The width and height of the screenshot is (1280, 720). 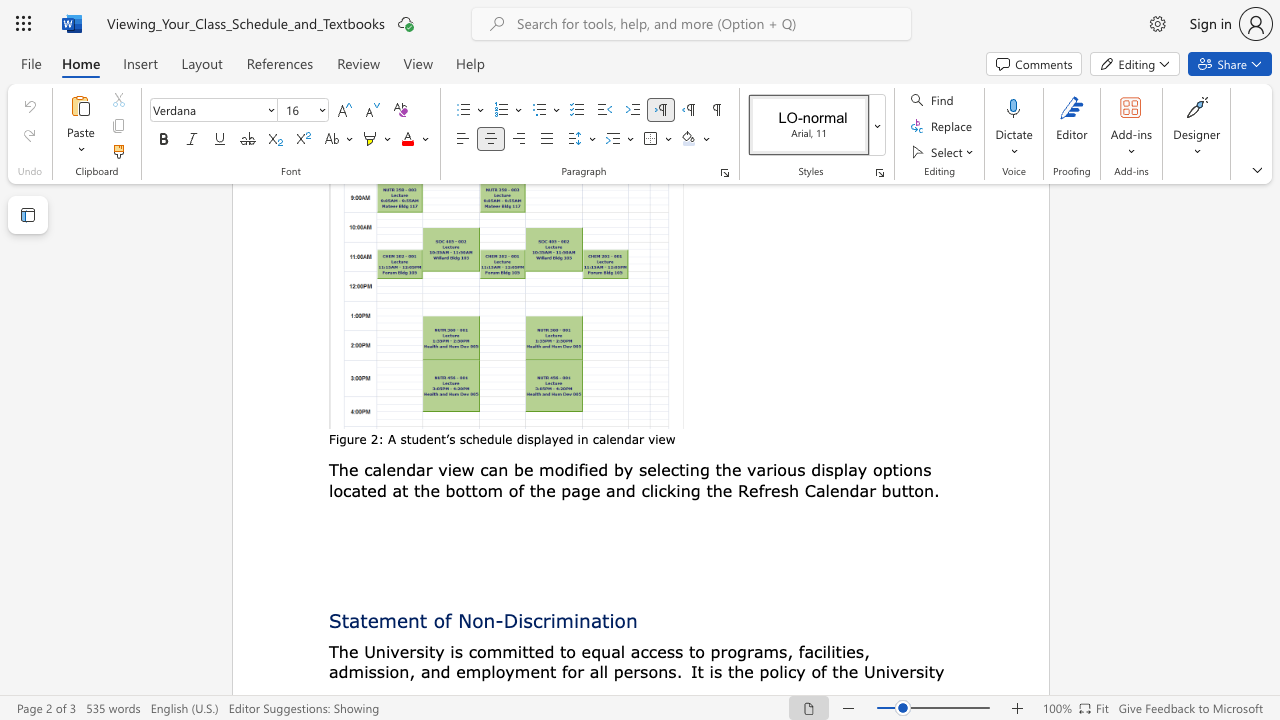 I want to click on the subset text "yment for all persons.  It is t" within the text "The University is committed to equal access to programs, facilities, admission, and employment for all persons.  It is the policy of the University", so click(x=505, y=671).